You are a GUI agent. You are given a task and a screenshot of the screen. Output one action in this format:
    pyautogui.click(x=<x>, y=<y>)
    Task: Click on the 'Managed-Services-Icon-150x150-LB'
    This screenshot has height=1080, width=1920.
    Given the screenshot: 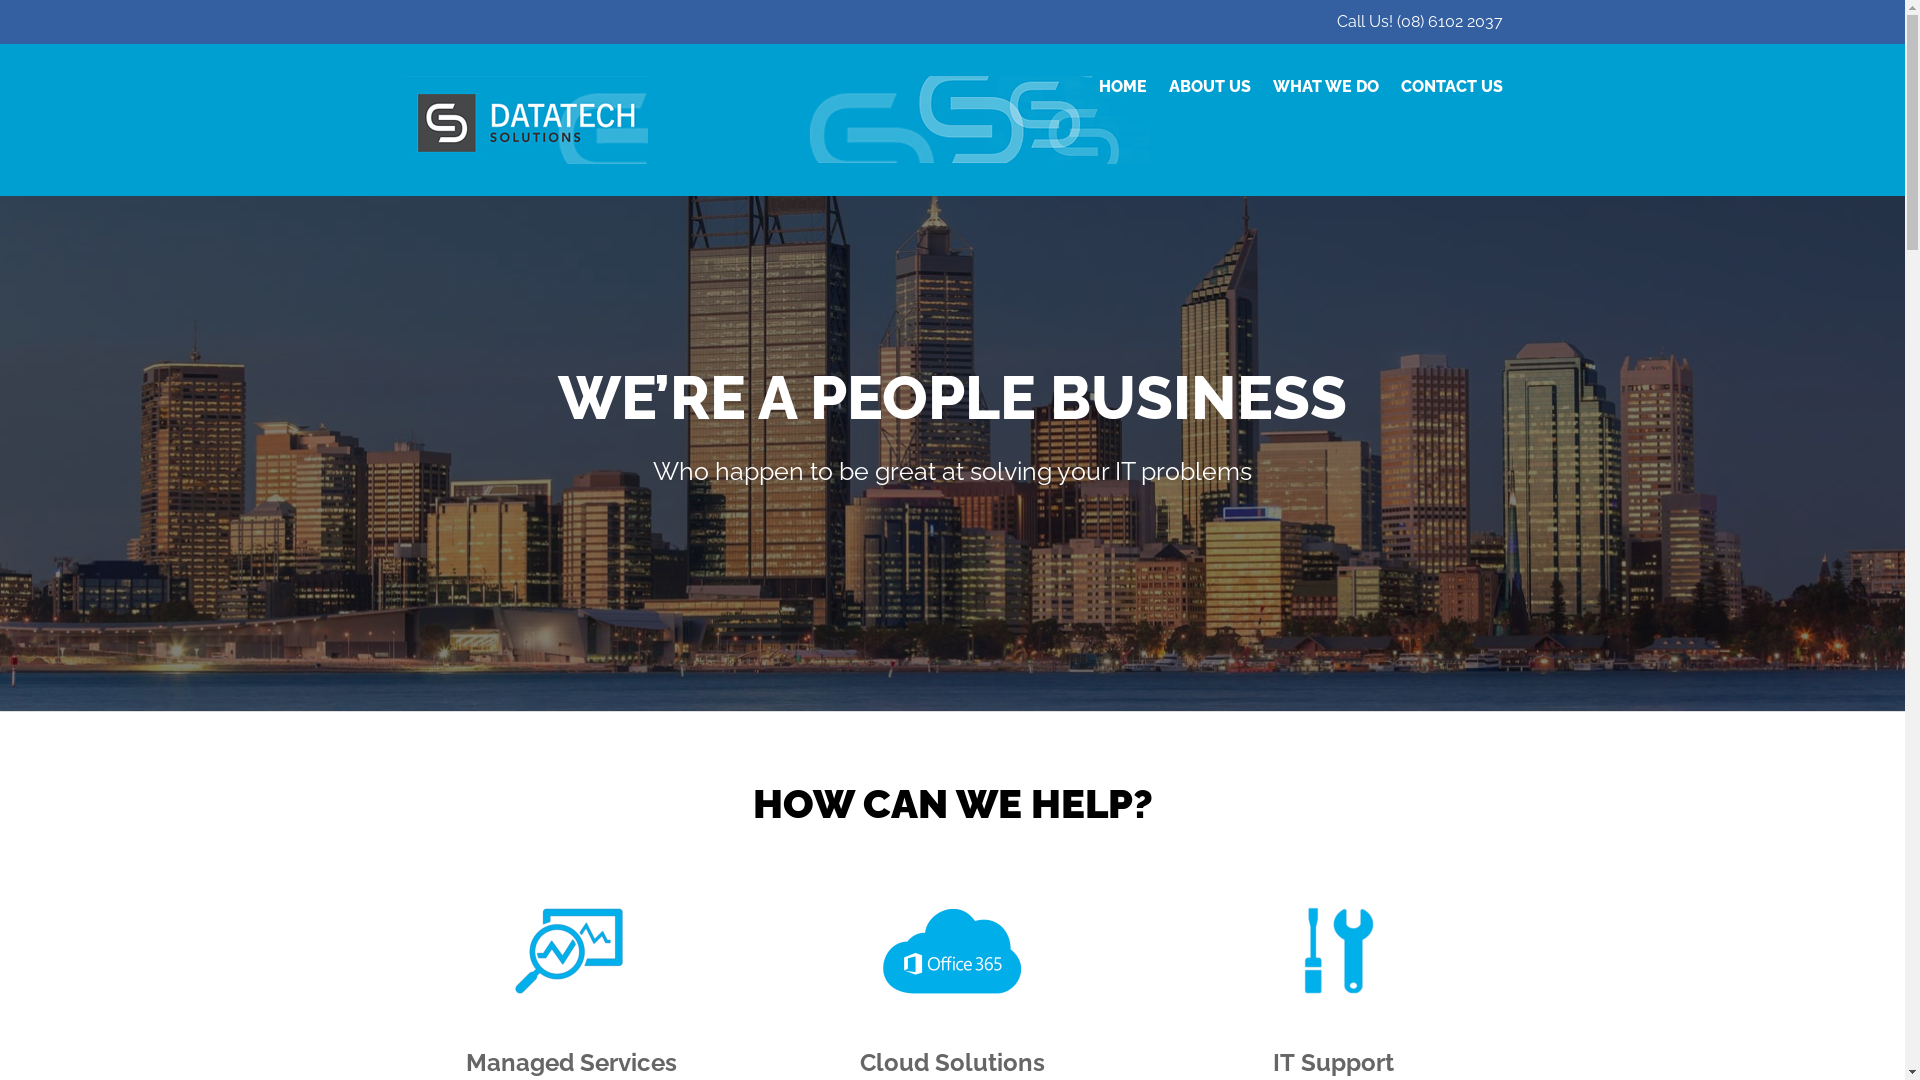 What is the action you would take?
    pyautogui.click(x=570, y=950)
    